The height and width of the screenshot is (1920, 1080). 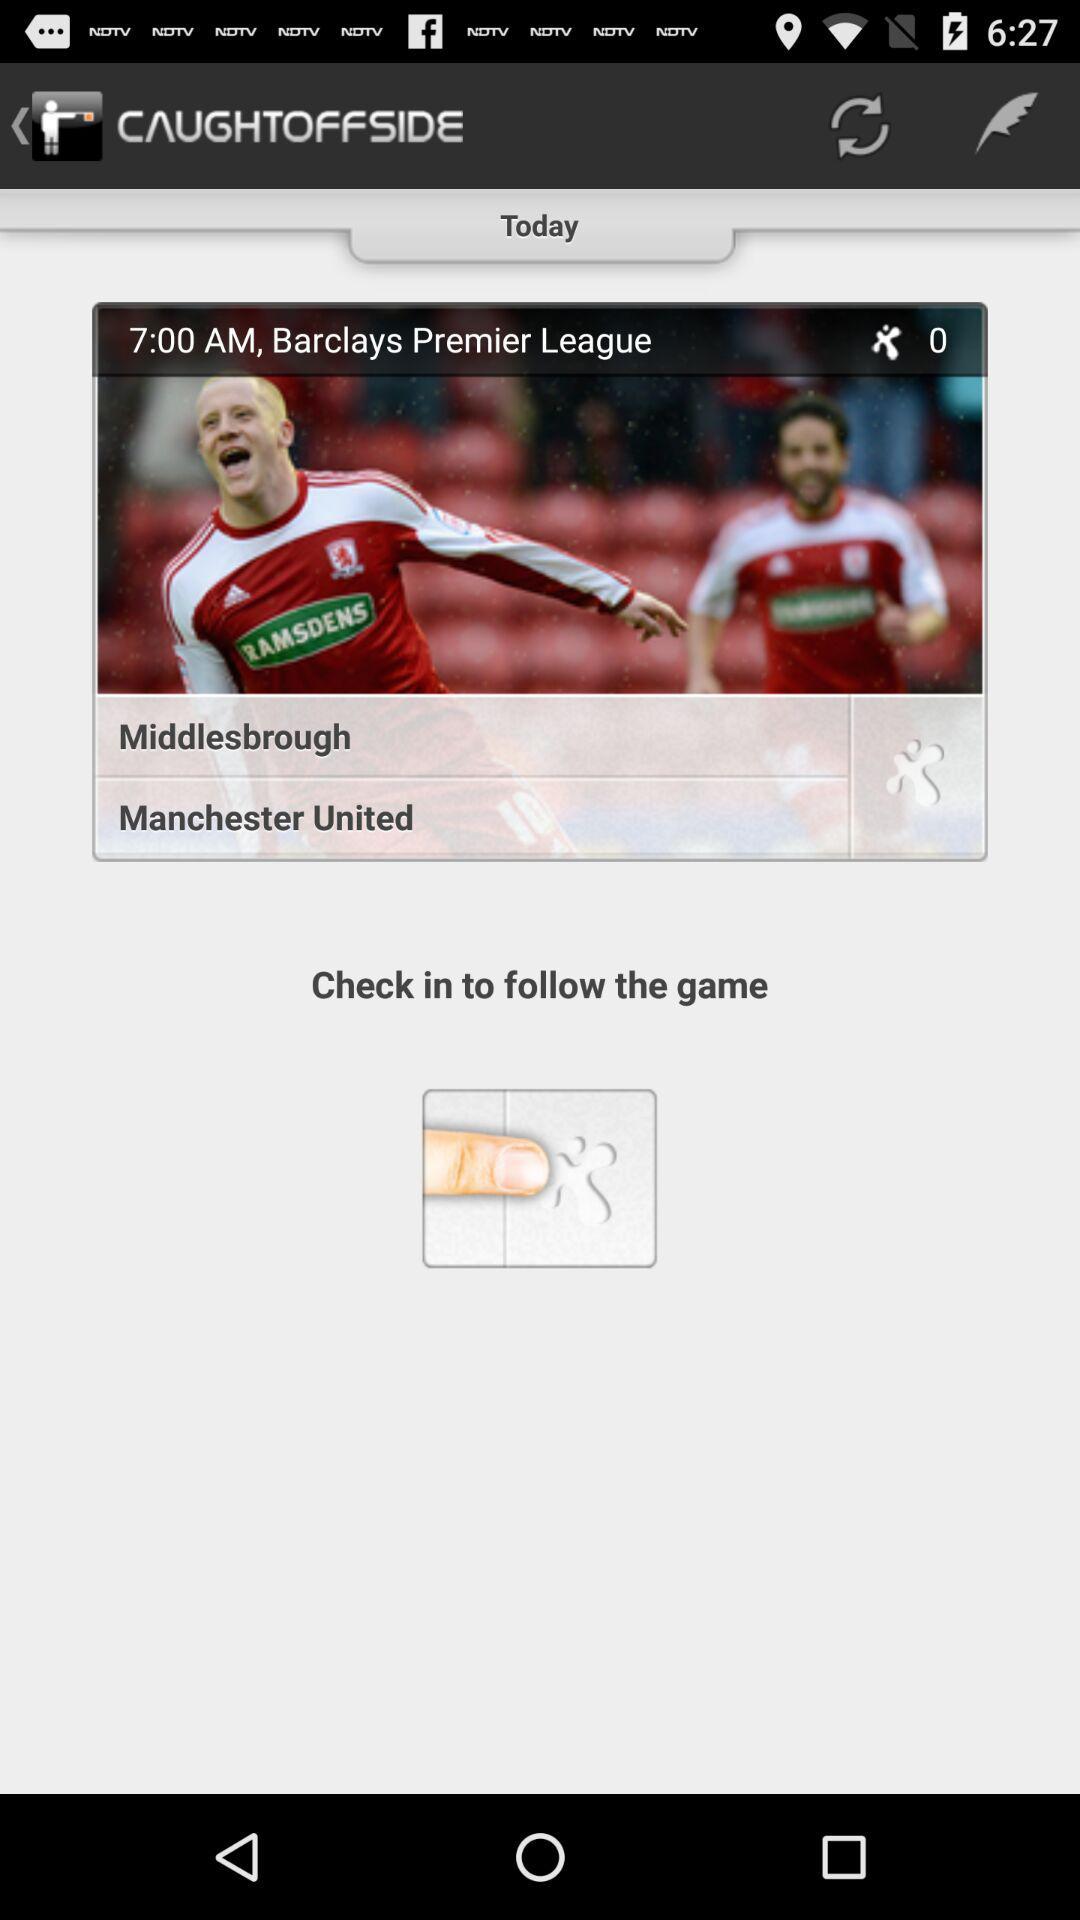 What do you see at coordinates (538, 1178) in the screenshot?
I see `the item below the check in to item` at bounding box center [538, 1178].